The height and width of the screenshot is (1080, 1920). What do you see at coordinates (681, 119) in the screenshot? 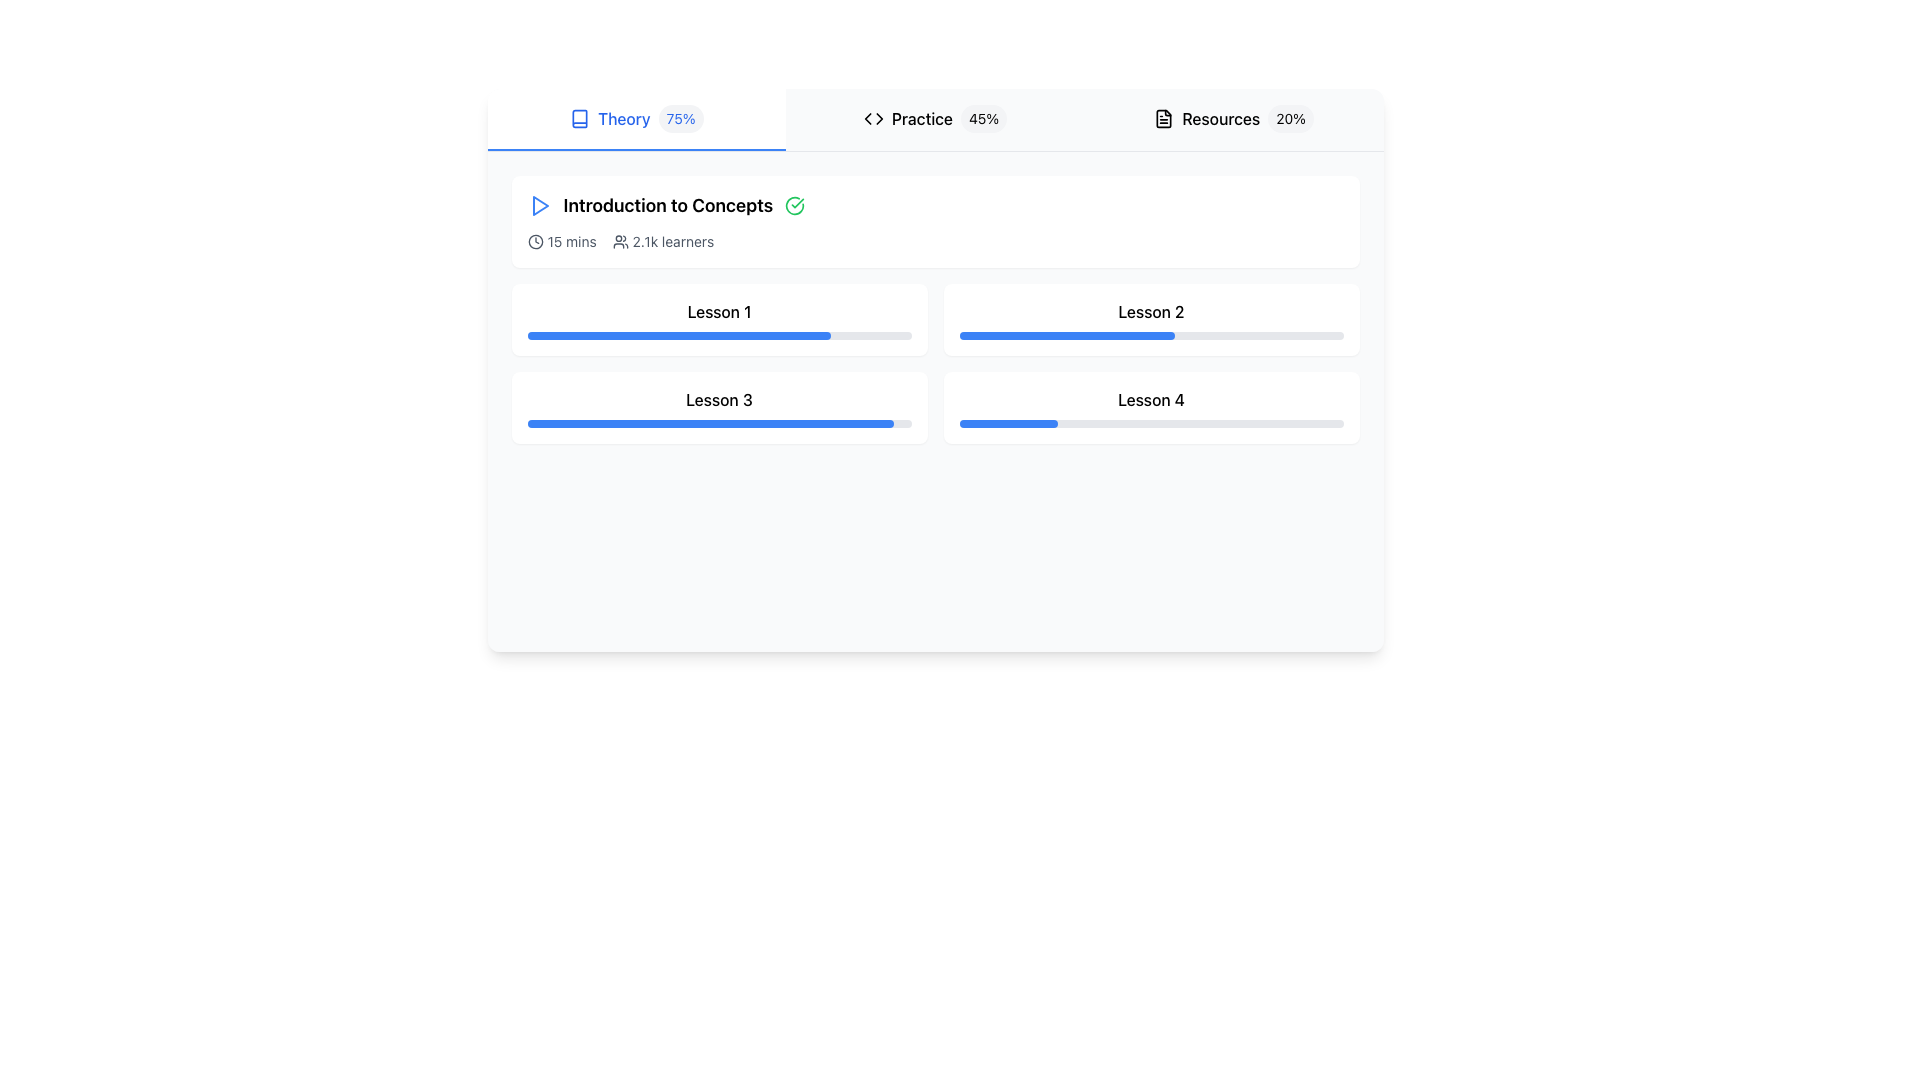
I see `the completion progress label of the 'Theory' section, which is located to the right of the 'Theory' label and to the left of the 'Practice' and 'Resources' tabs` at bounding box center [681, 119].